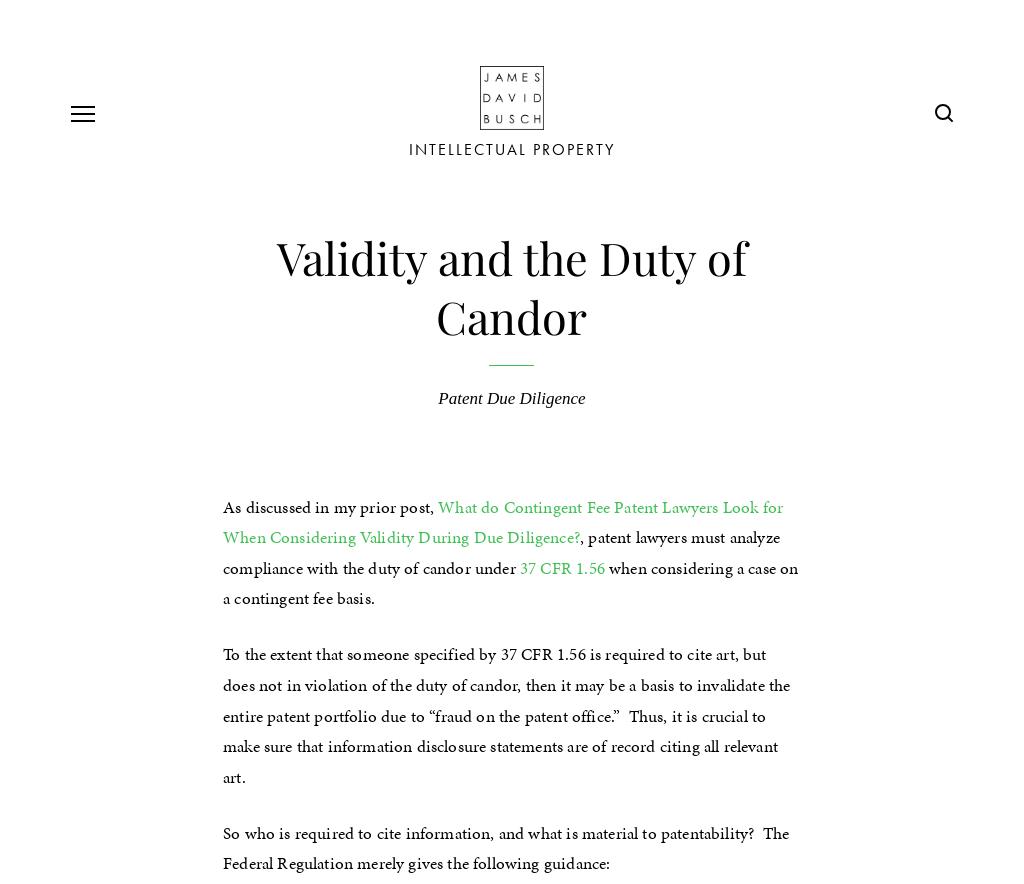 The image size is (1024, 884). What do you see at coordinates (512, 149) in the screenshot?
I see `'Intellectual Property'` at bounding box center [512, 149].